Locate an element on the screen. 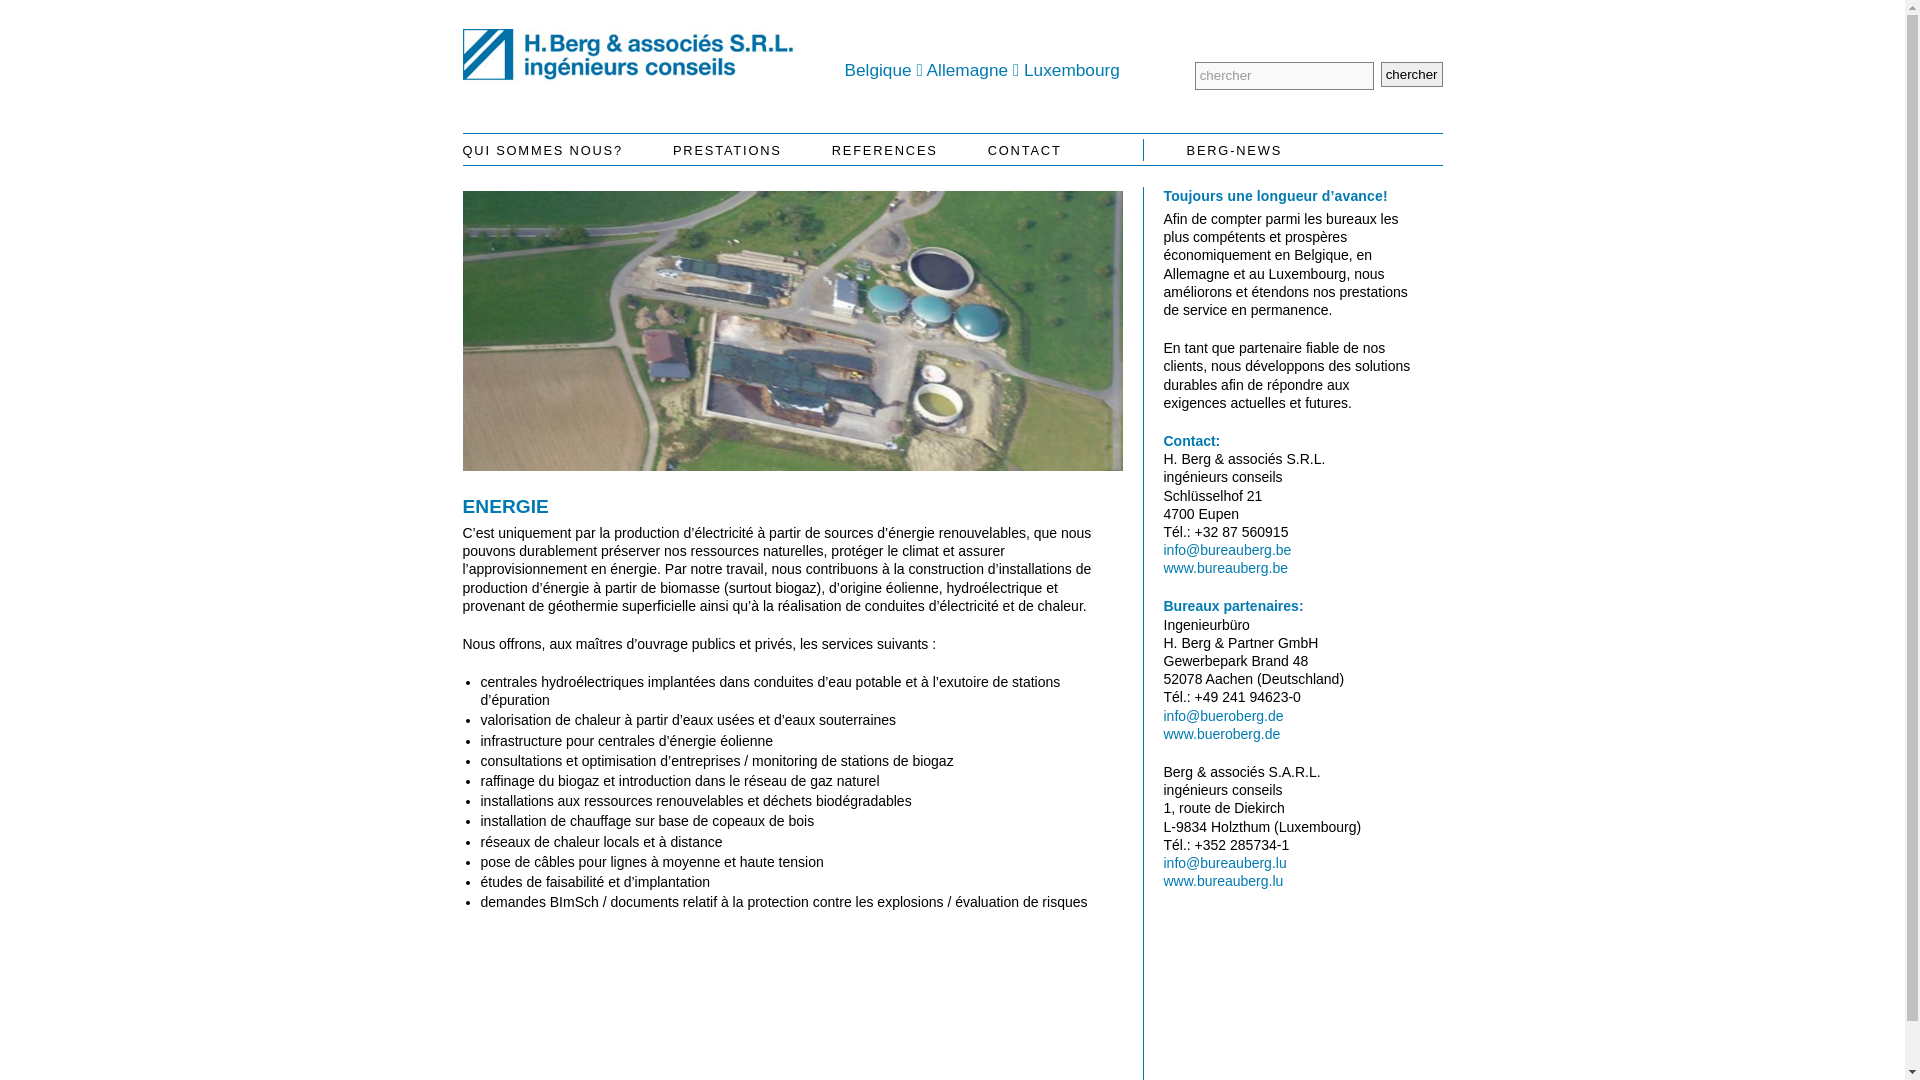 The width and height of the screenshot is (1920, 1080). 'PRESTATIONS' is located at coordinates (726, 150).